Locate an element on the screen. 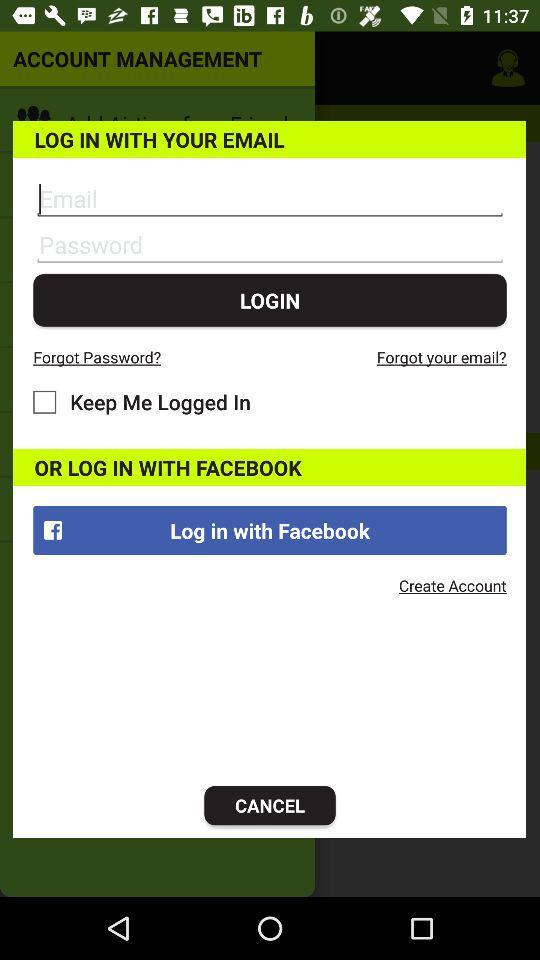 The width and height of the screenshot is (540, 960). the keep me logged item is located at coordinates (141, 401).